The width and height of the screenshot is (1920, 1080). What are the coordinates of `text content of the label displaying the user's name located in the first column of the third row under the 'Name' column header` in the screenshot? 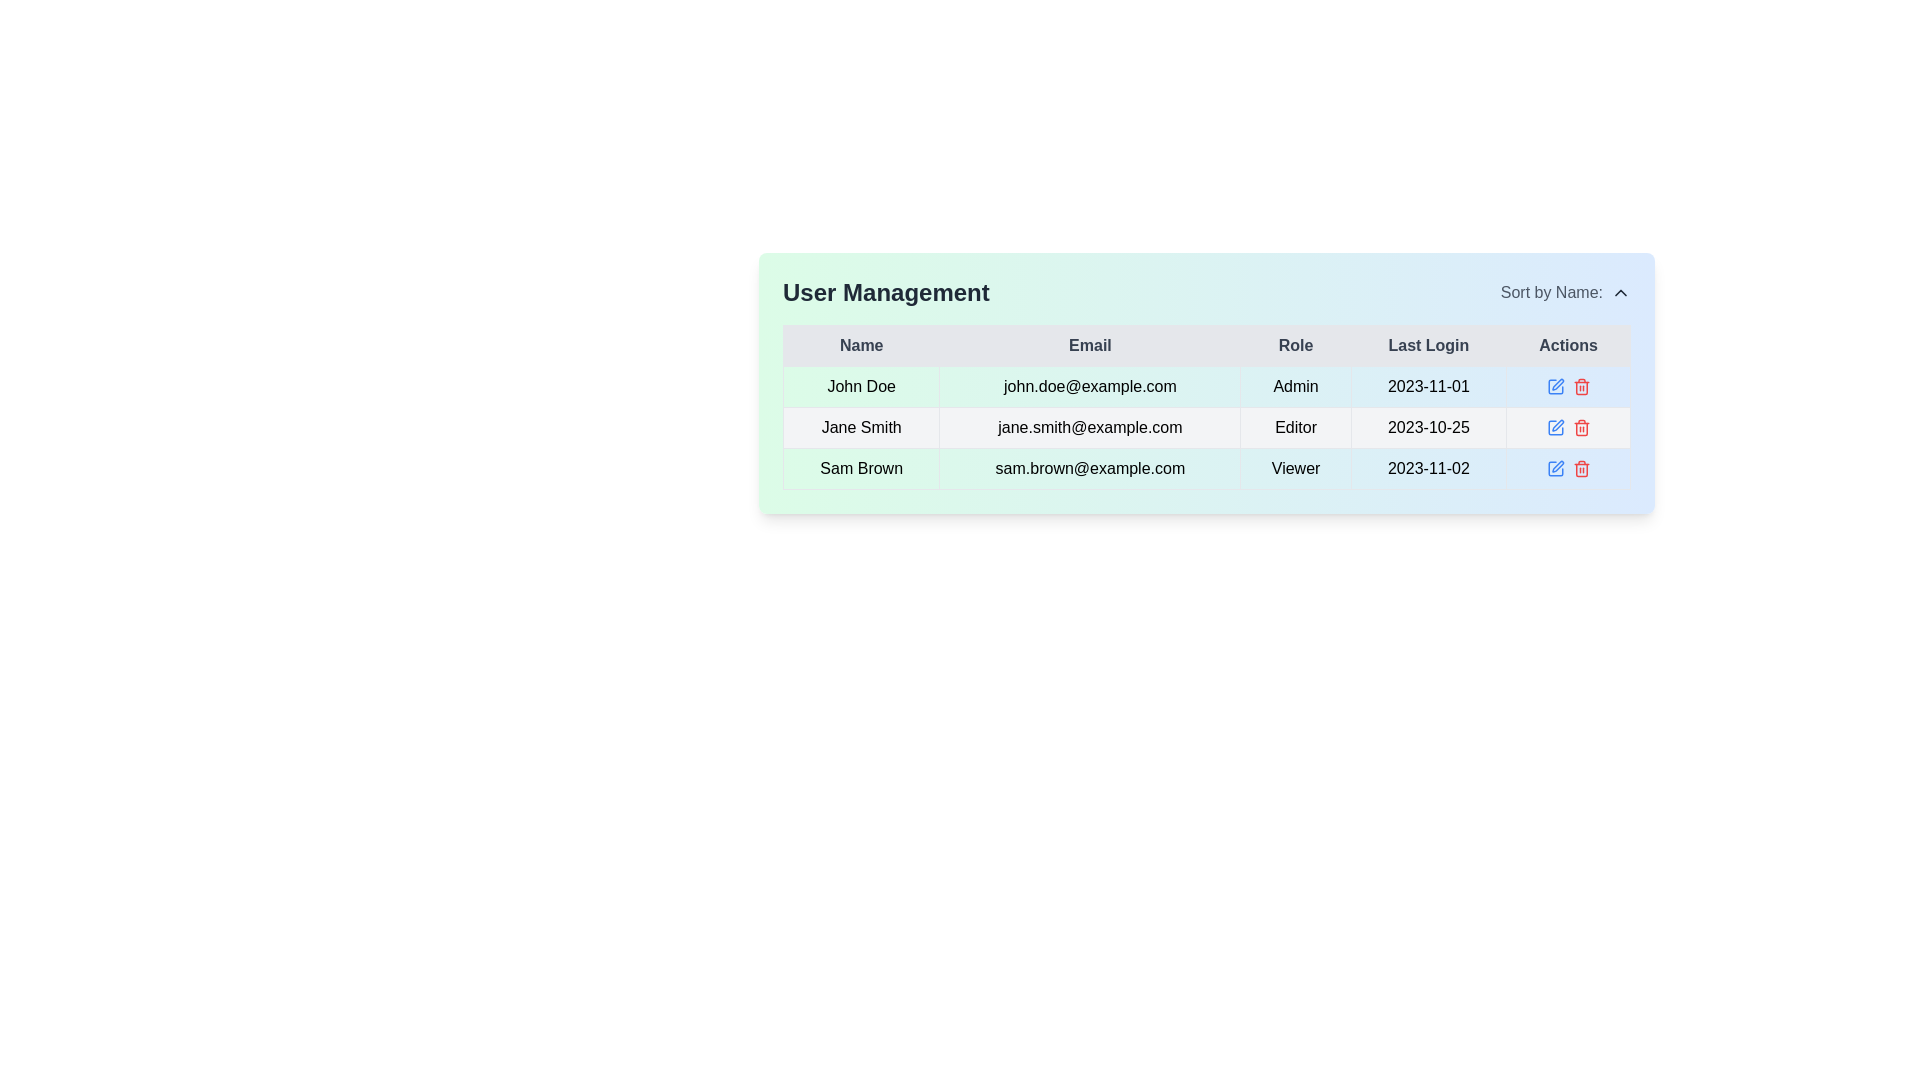 It's located at (861, 469).